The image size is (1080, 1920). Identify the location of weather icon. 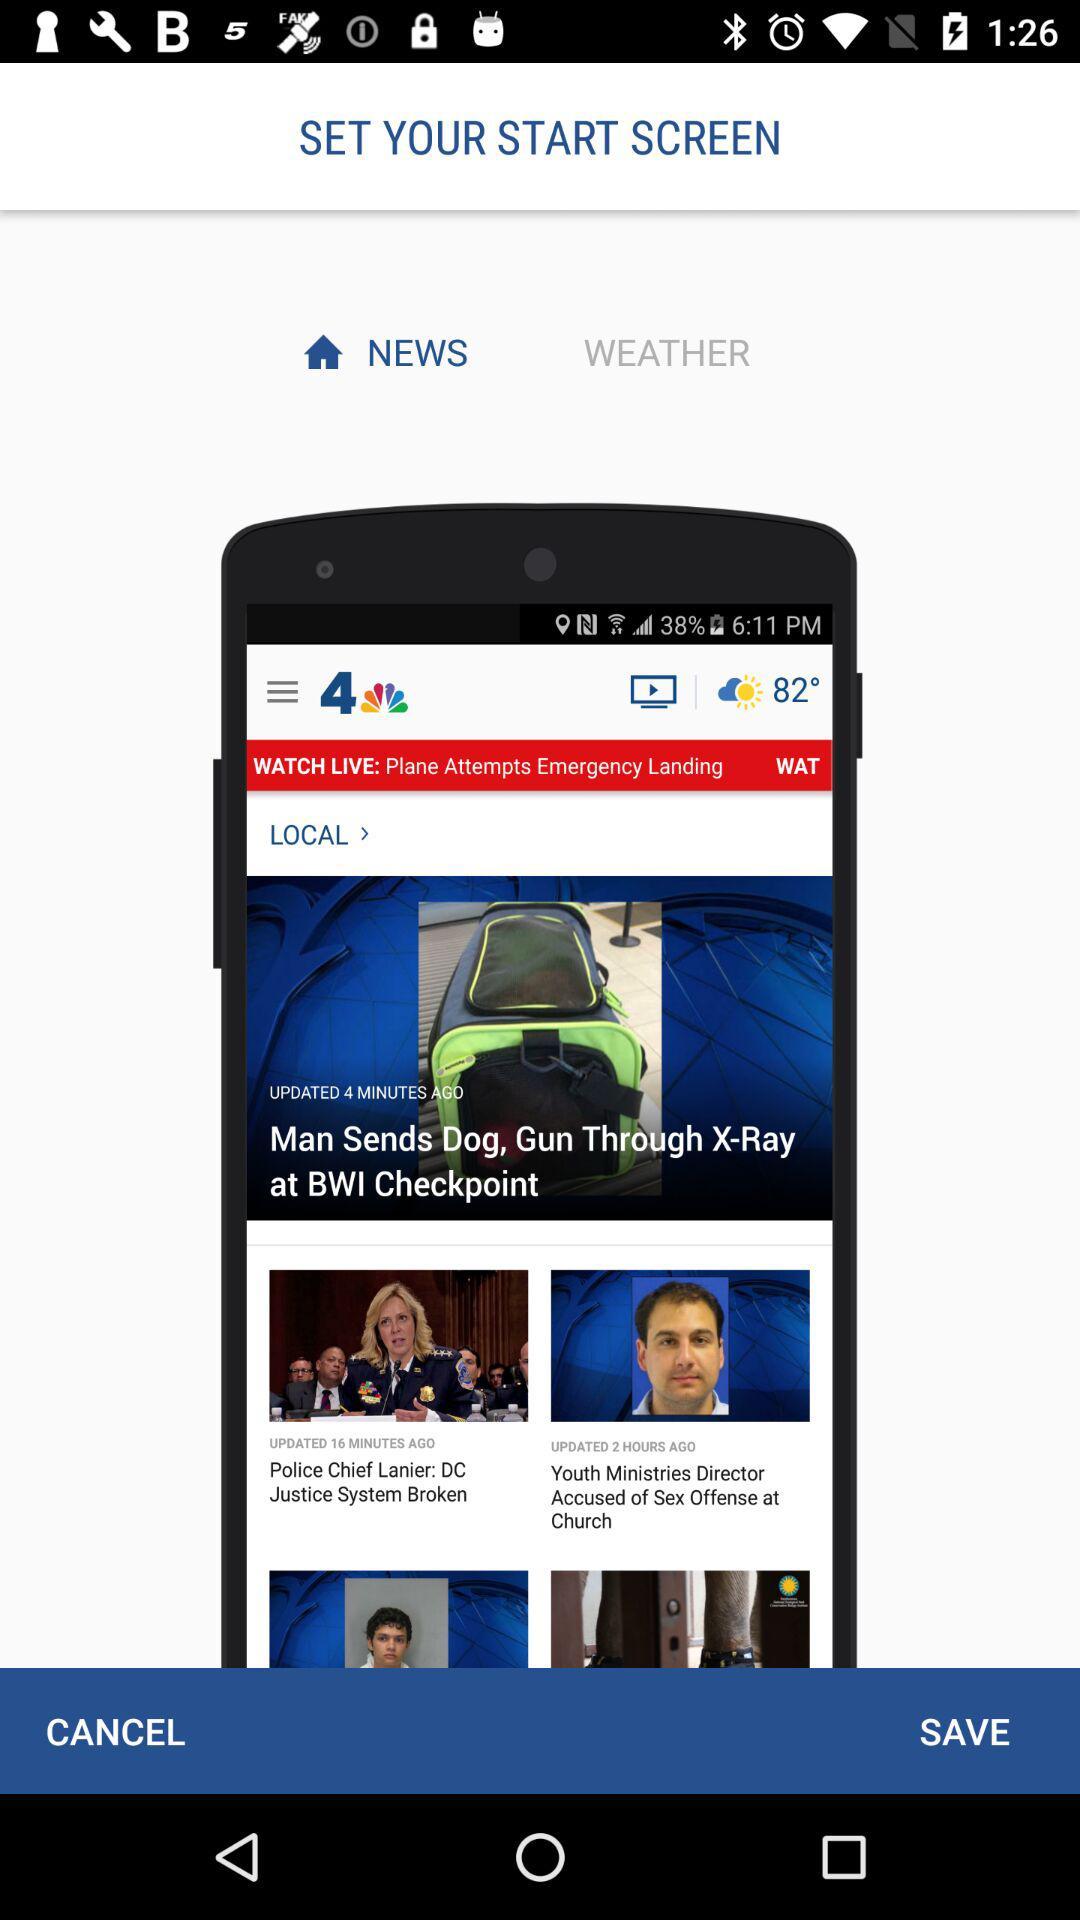
(661, 351).